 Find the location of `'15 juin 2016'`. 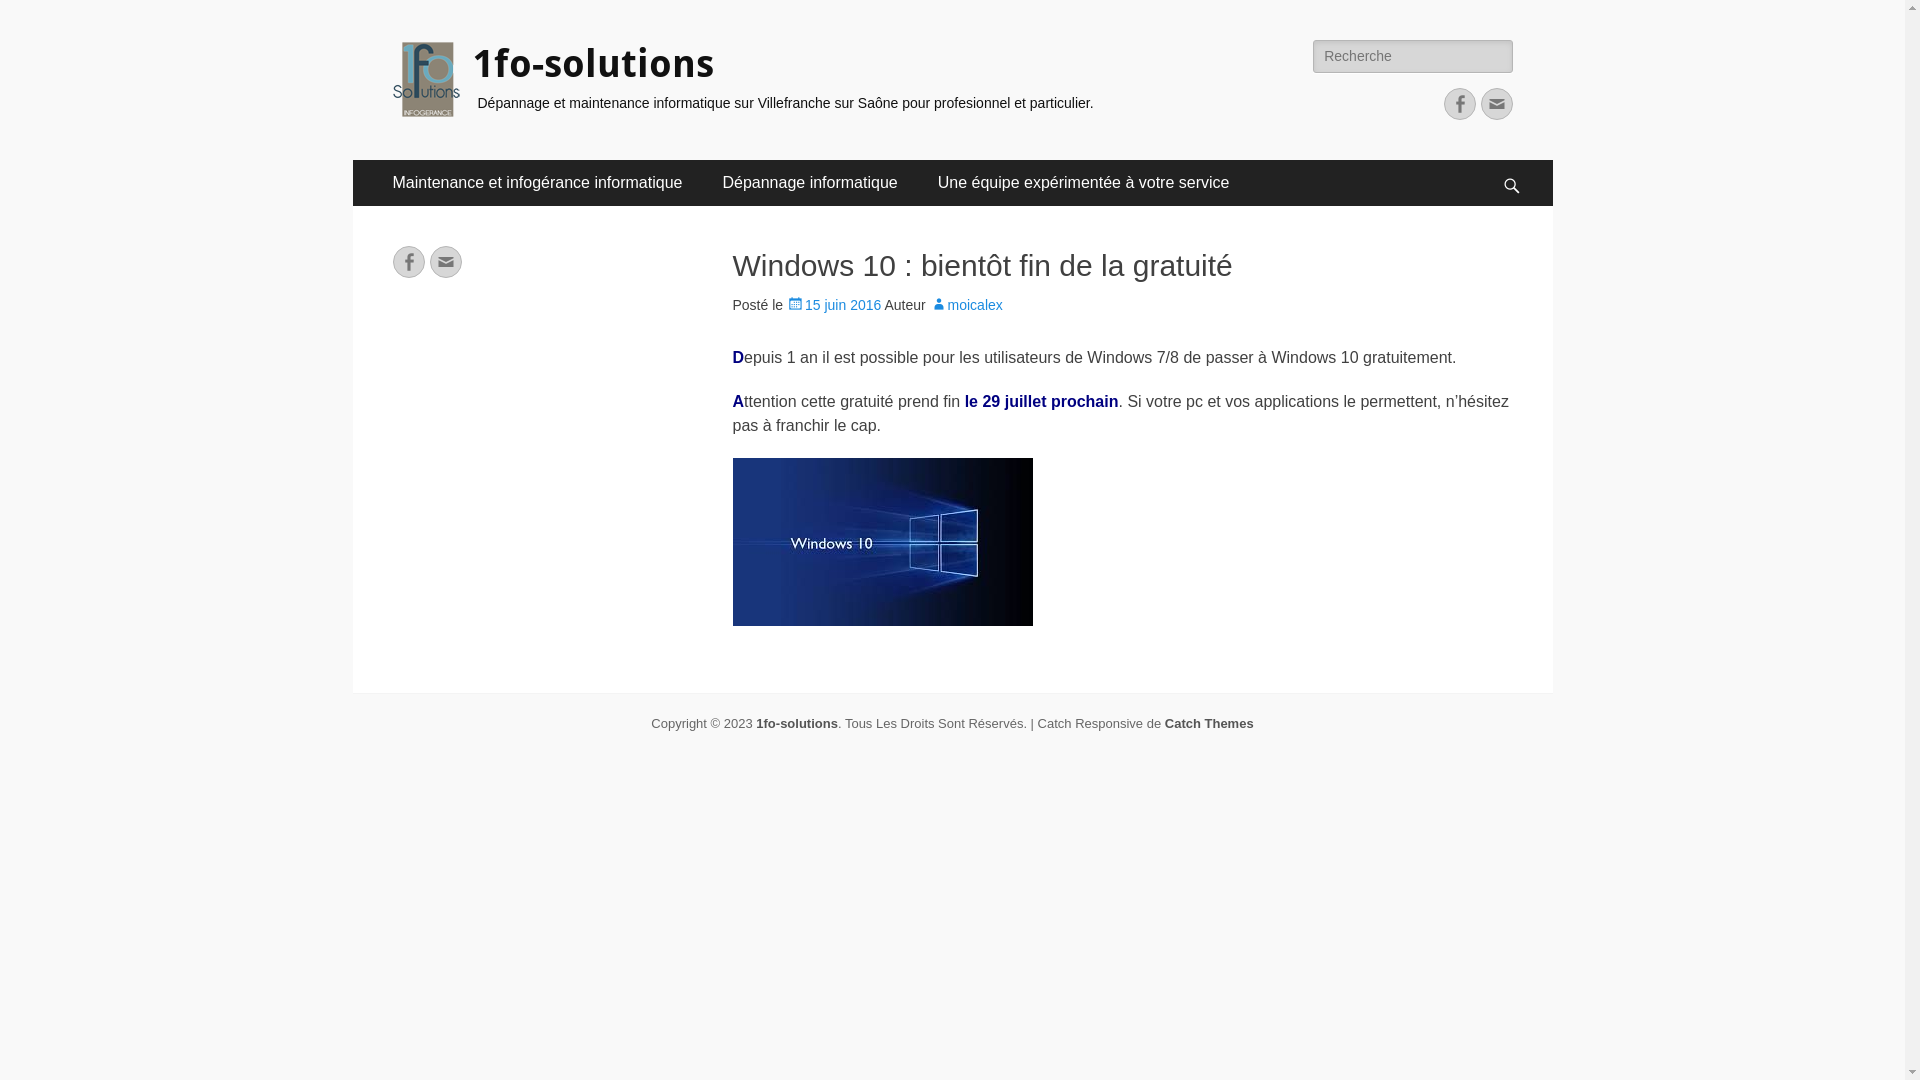

'15 juin 2016' is located at coordinates (786, 304).